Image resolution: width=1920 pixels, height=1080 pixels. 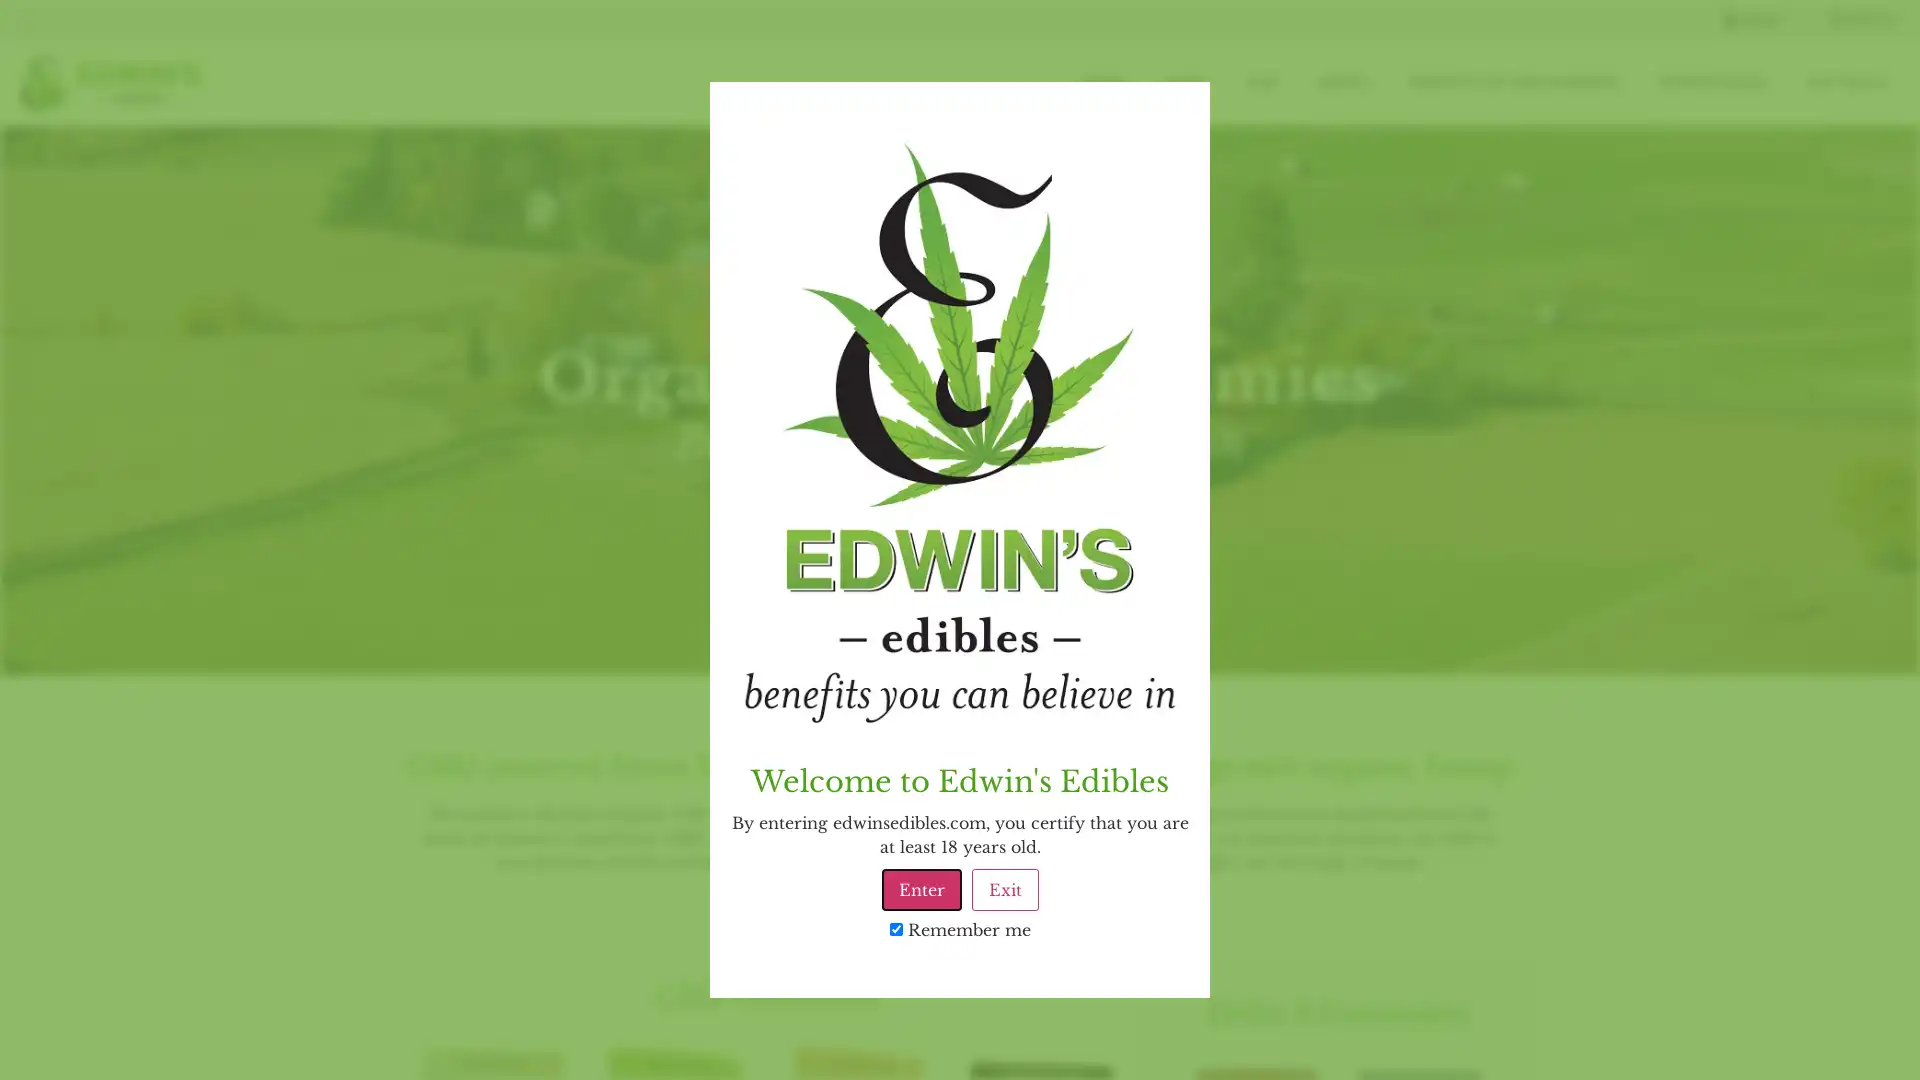 What do you see at coordinates (920, 889) in the screenshot?
I see `Enter` at bounding box center [920, 889].